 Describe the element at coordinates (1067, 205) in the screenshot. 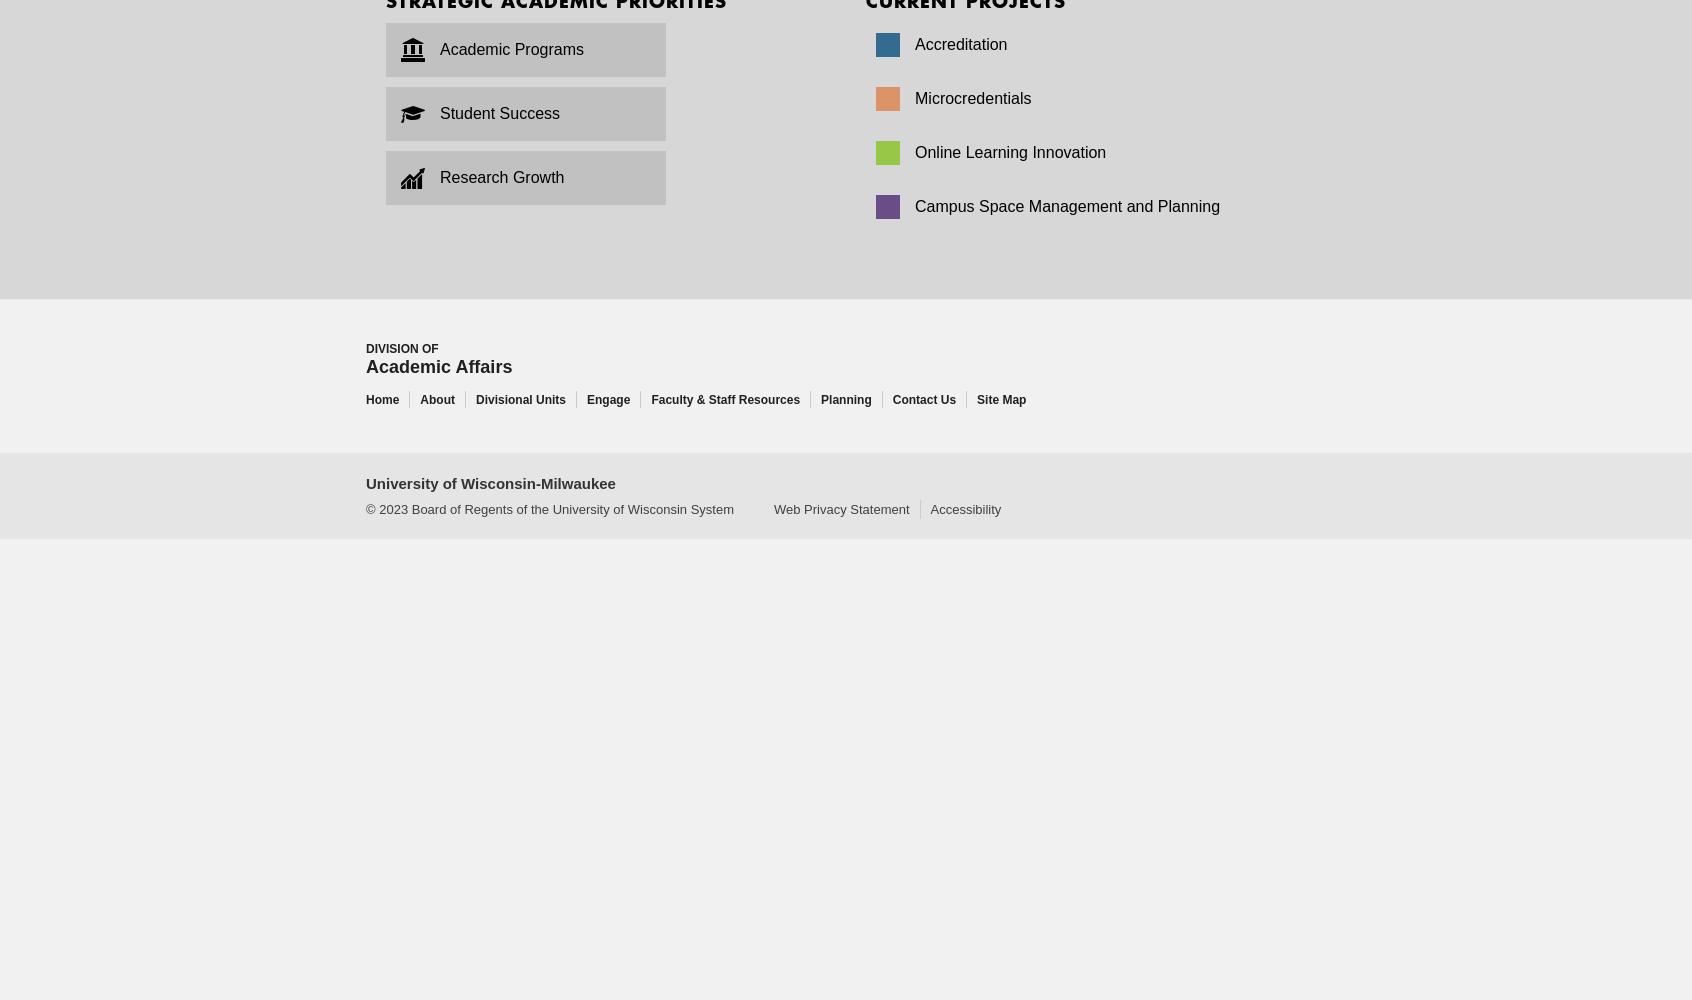

I see `'Campus Space Management and Planning'` at that location.